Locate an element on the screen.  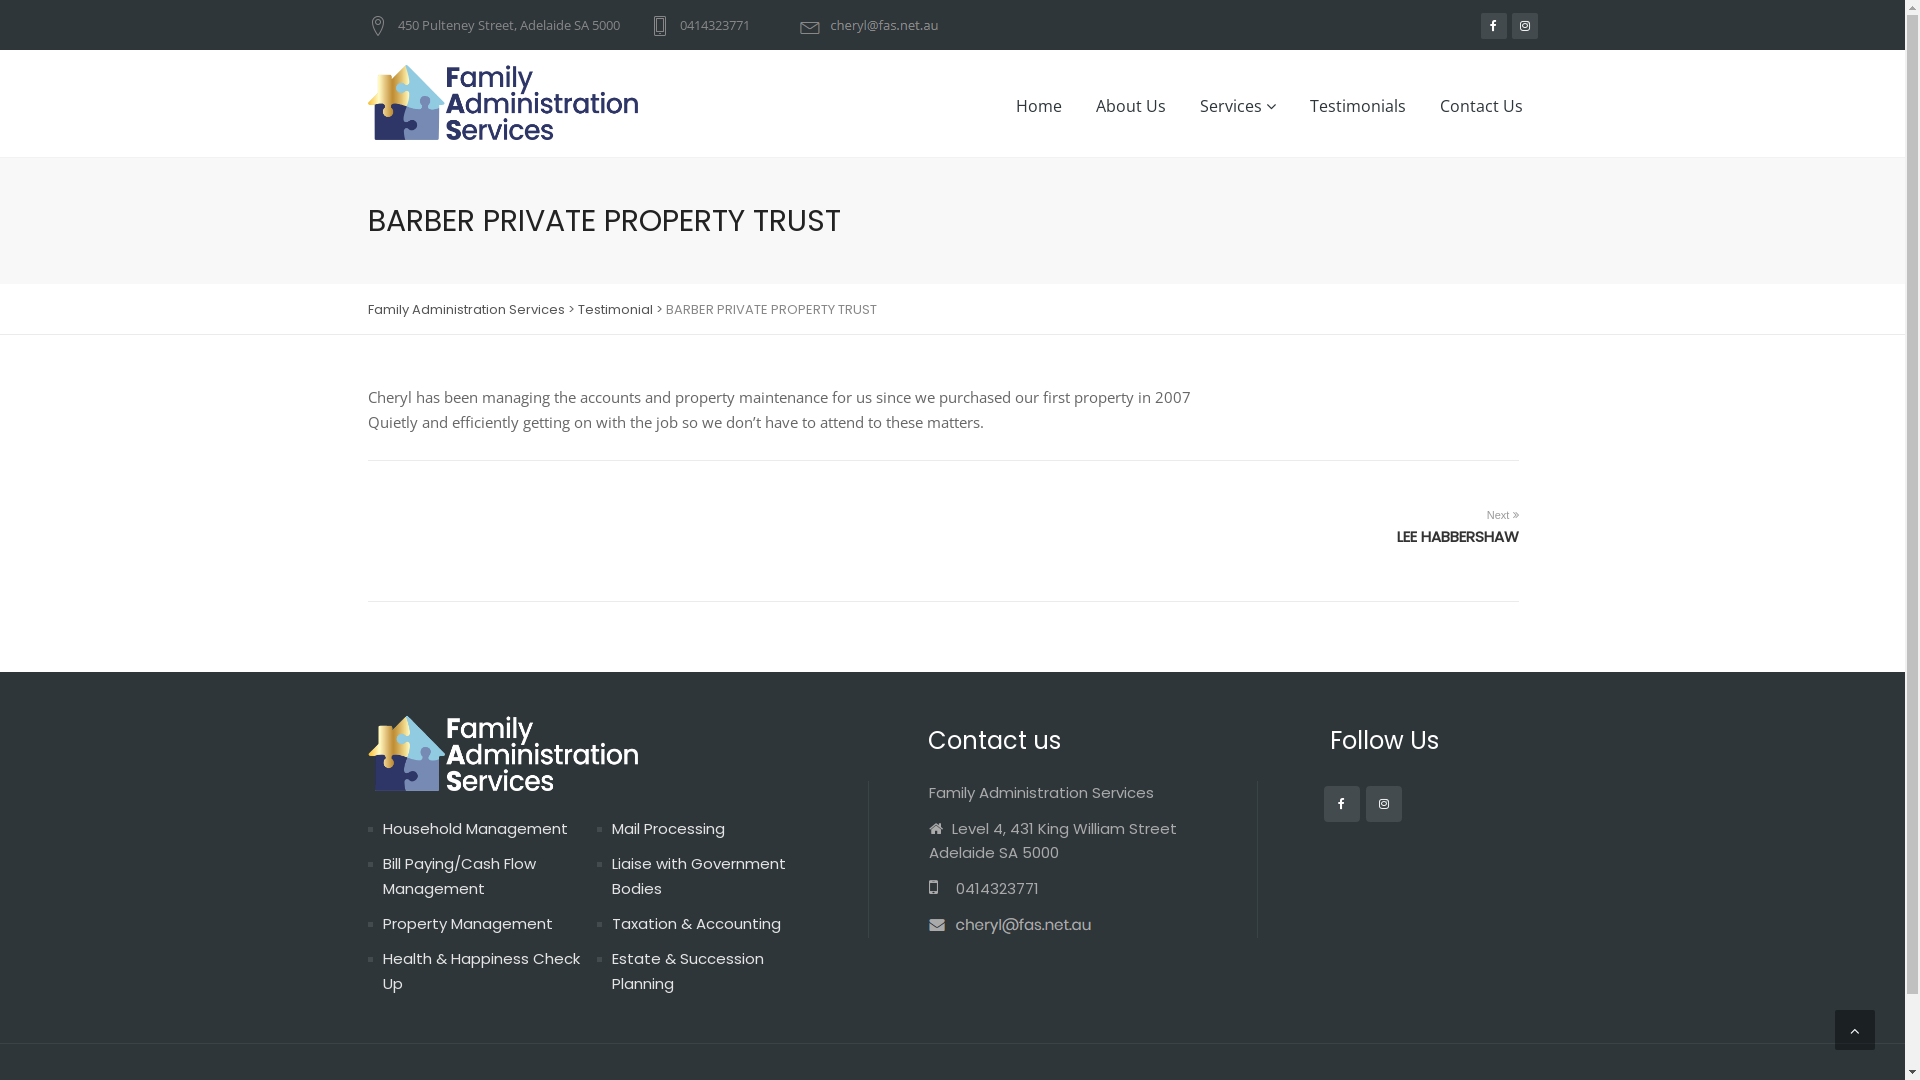
'Mail Processing' is located at coordinates (668, 828).